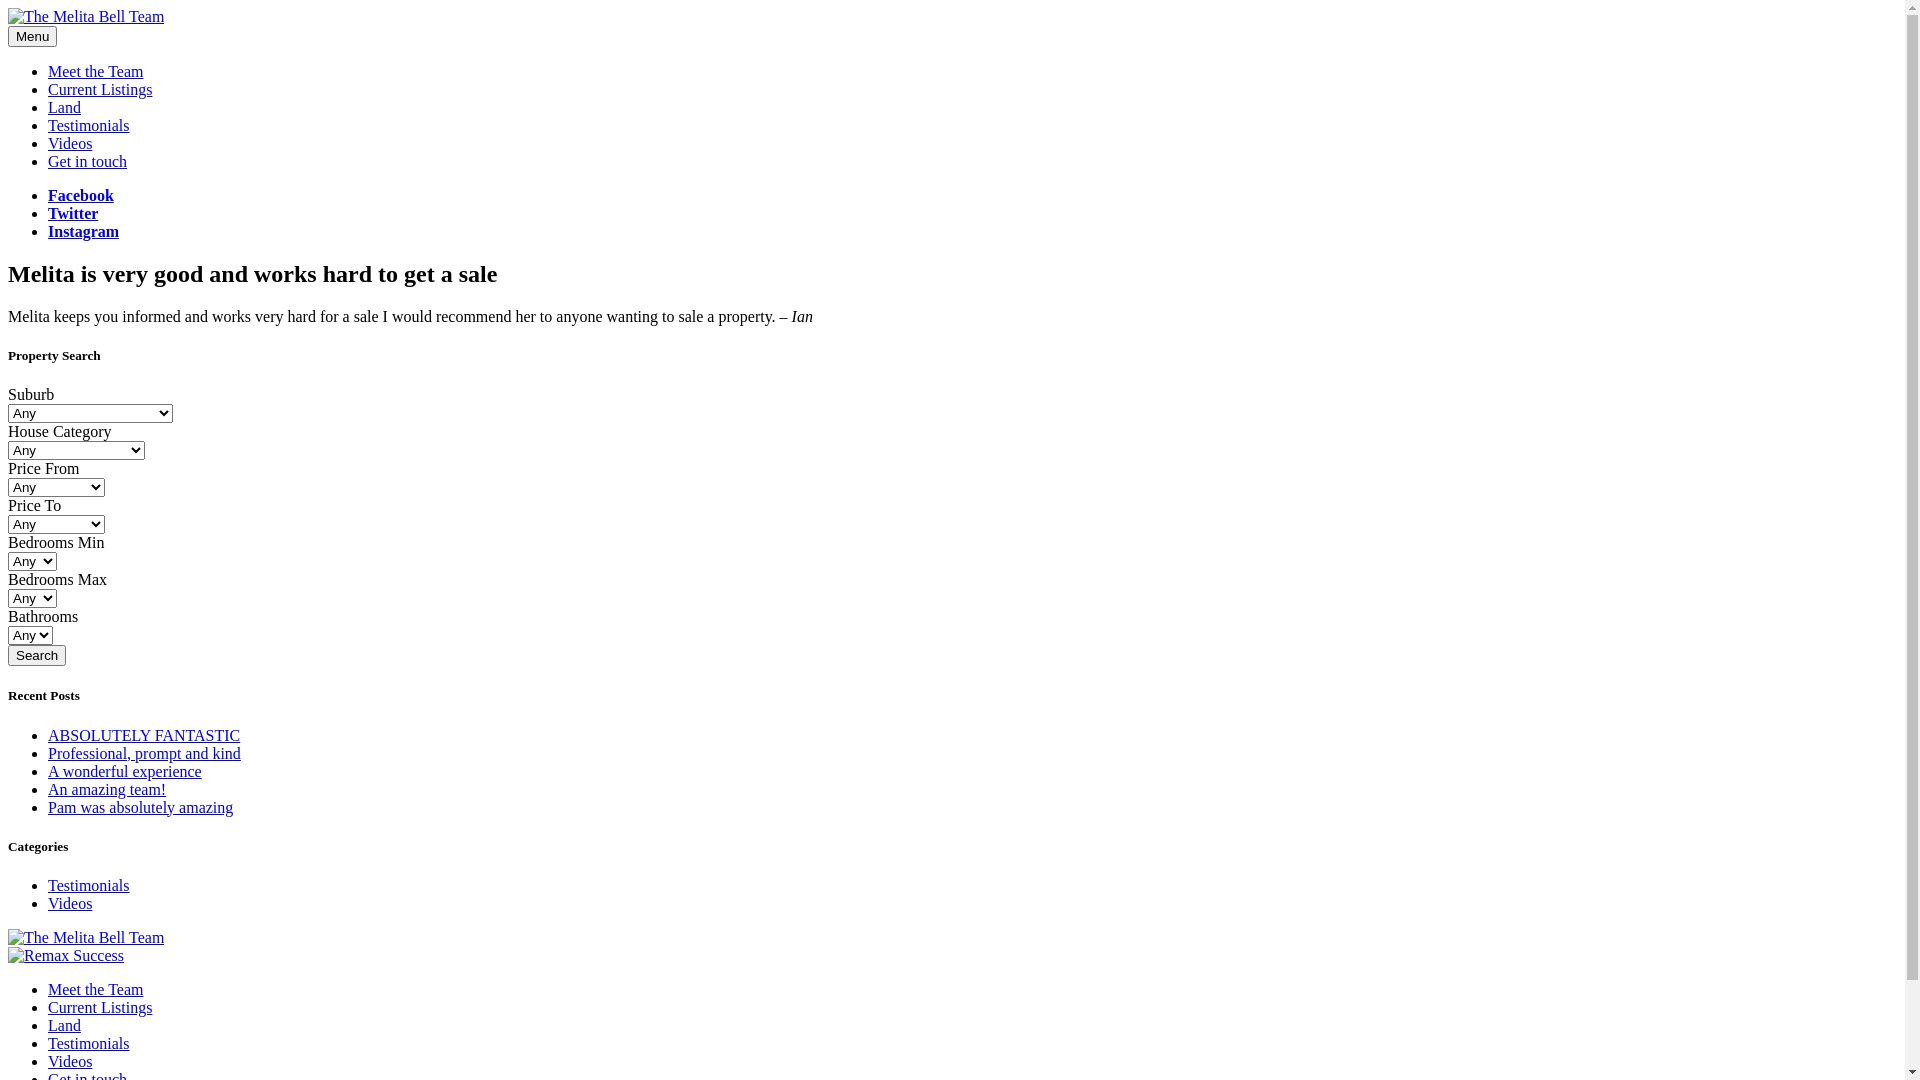 This screenshot has width=1920, height=1080. I want to click on 'Videos', so click(48, 903).